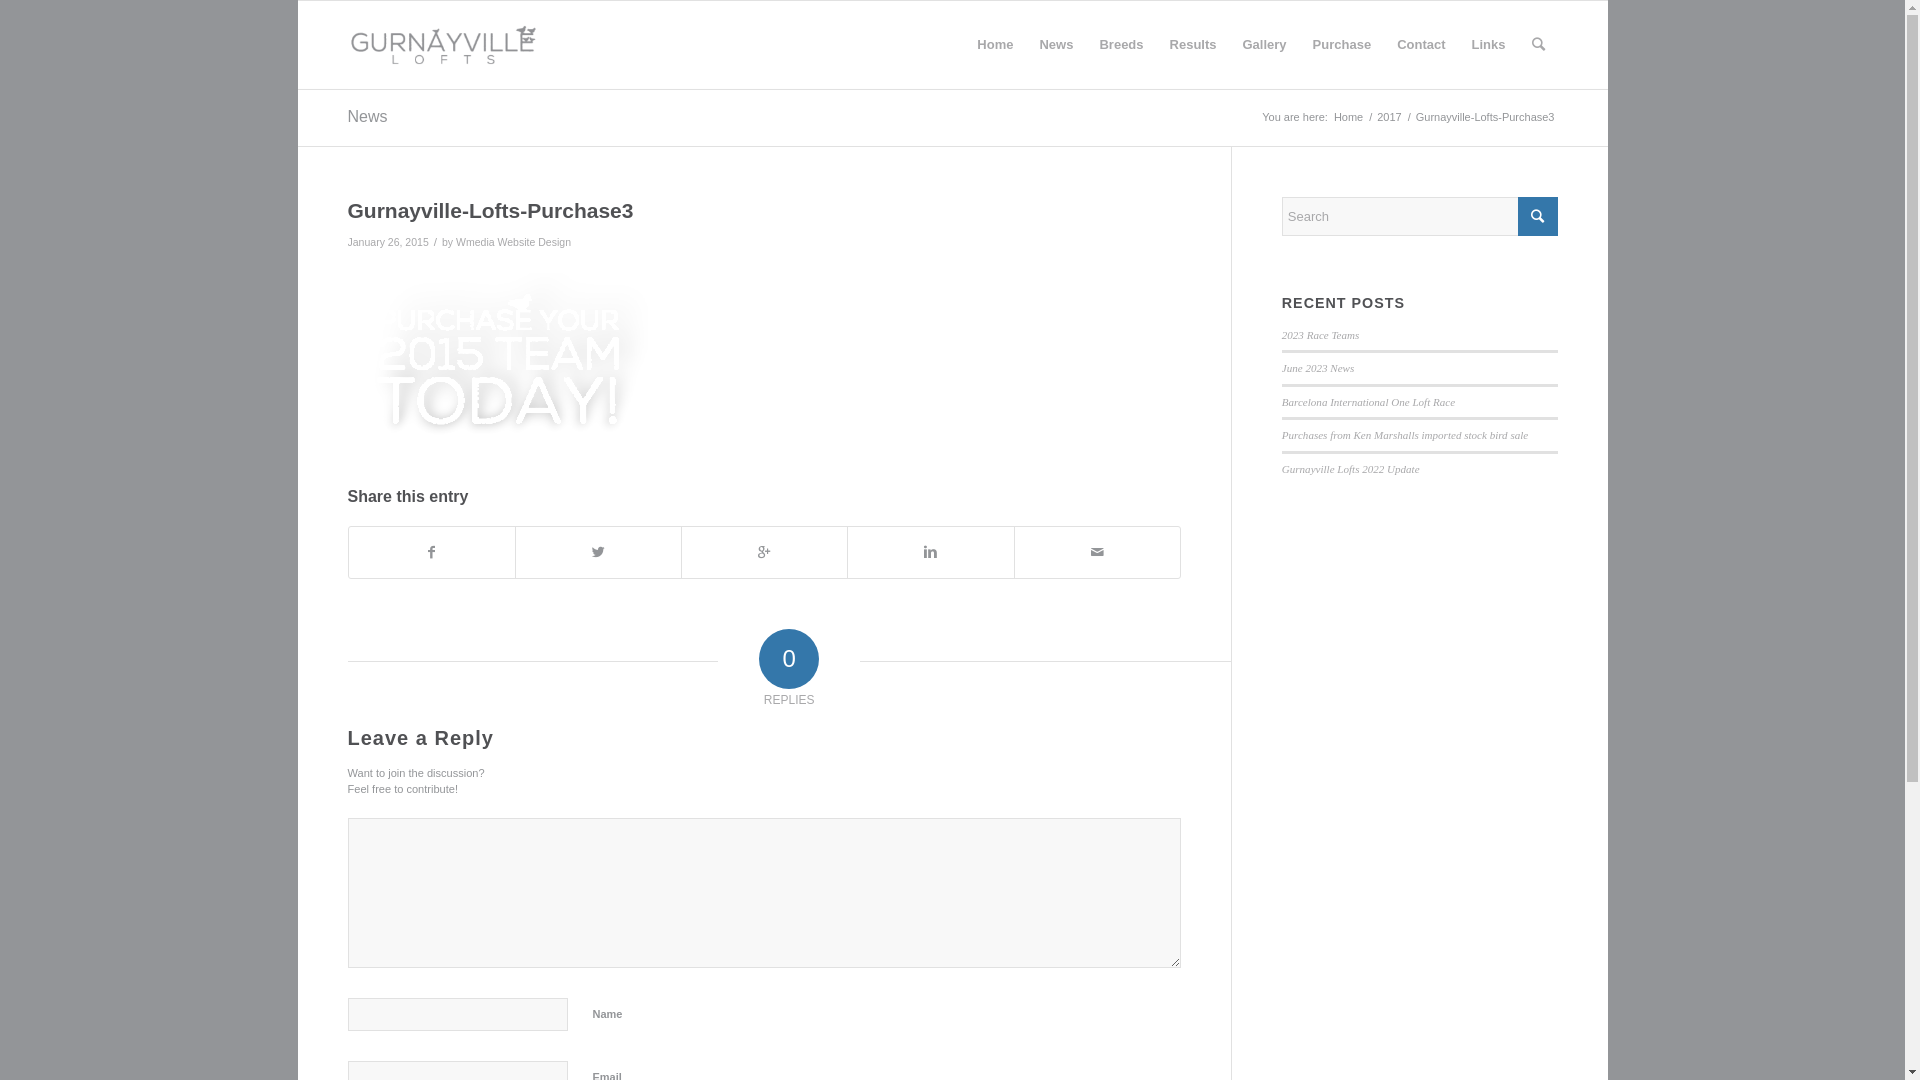 This screenshot has width=1920, height=1080. Describe the element at coordinates (1387, 117) in the screenshot. I see `'2017'` at that location.